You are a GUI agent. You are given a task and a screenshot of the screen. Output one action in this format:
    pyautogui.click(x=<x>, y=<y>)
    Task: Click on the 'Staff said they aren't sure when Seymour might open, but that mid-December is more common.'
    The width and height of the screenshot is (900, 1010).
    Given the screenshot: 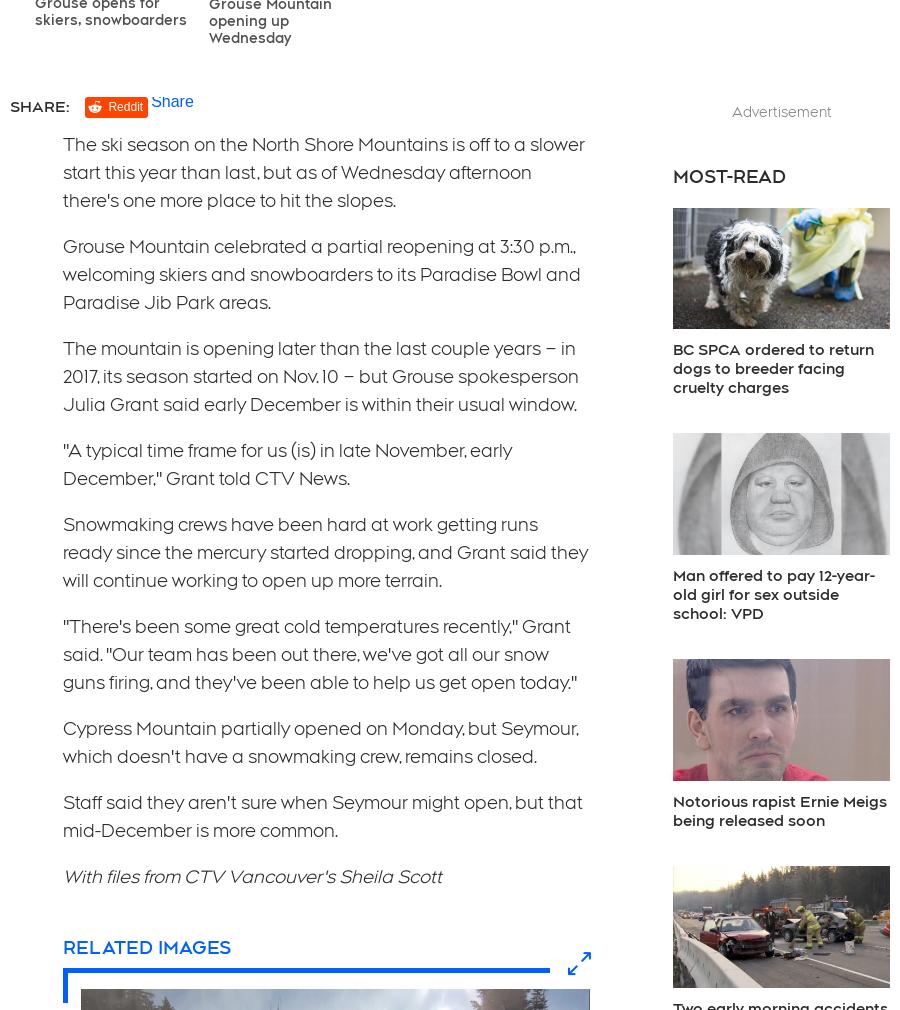 What is the action you would take?
    pyautogui.click(x=321, y=816)
    